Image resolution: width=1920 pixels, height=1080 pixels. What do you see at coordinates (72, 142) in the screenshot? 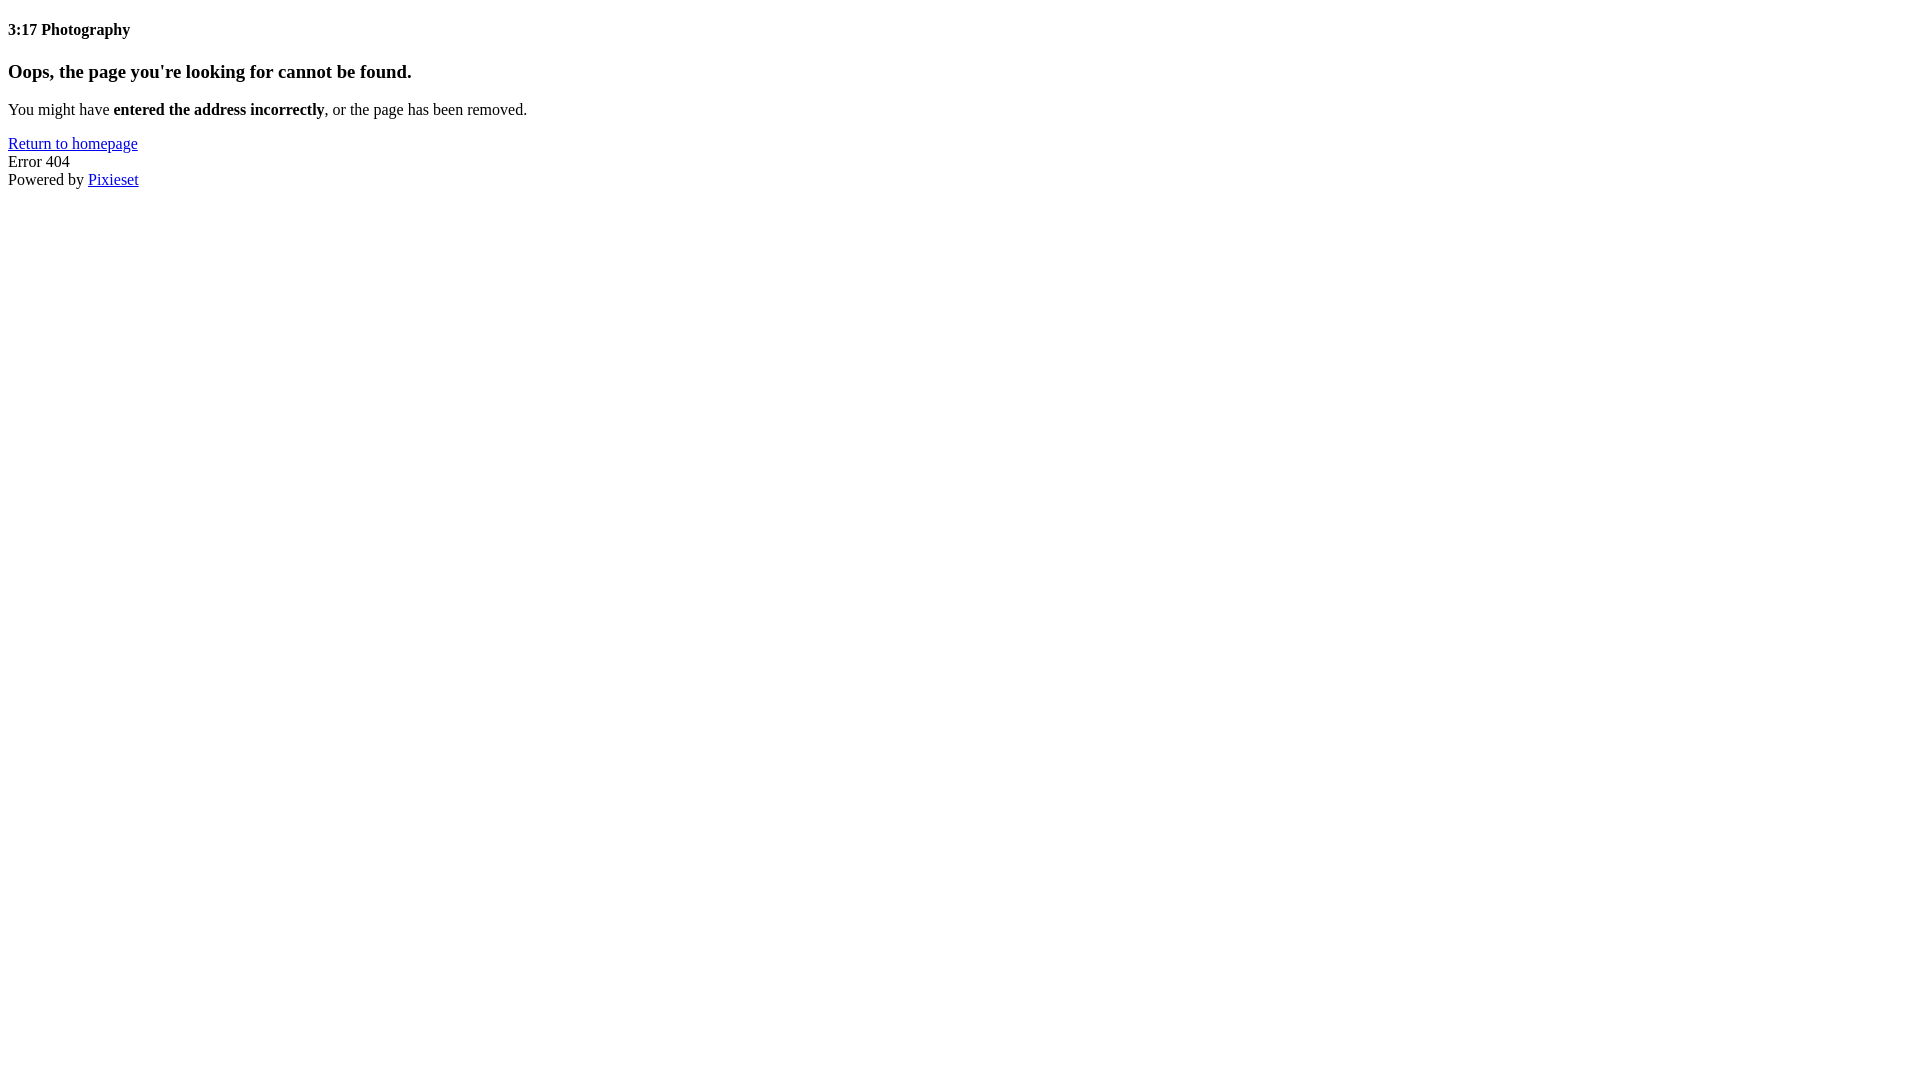
I see `'Return to homepage'` at bounding box center [72, 142].